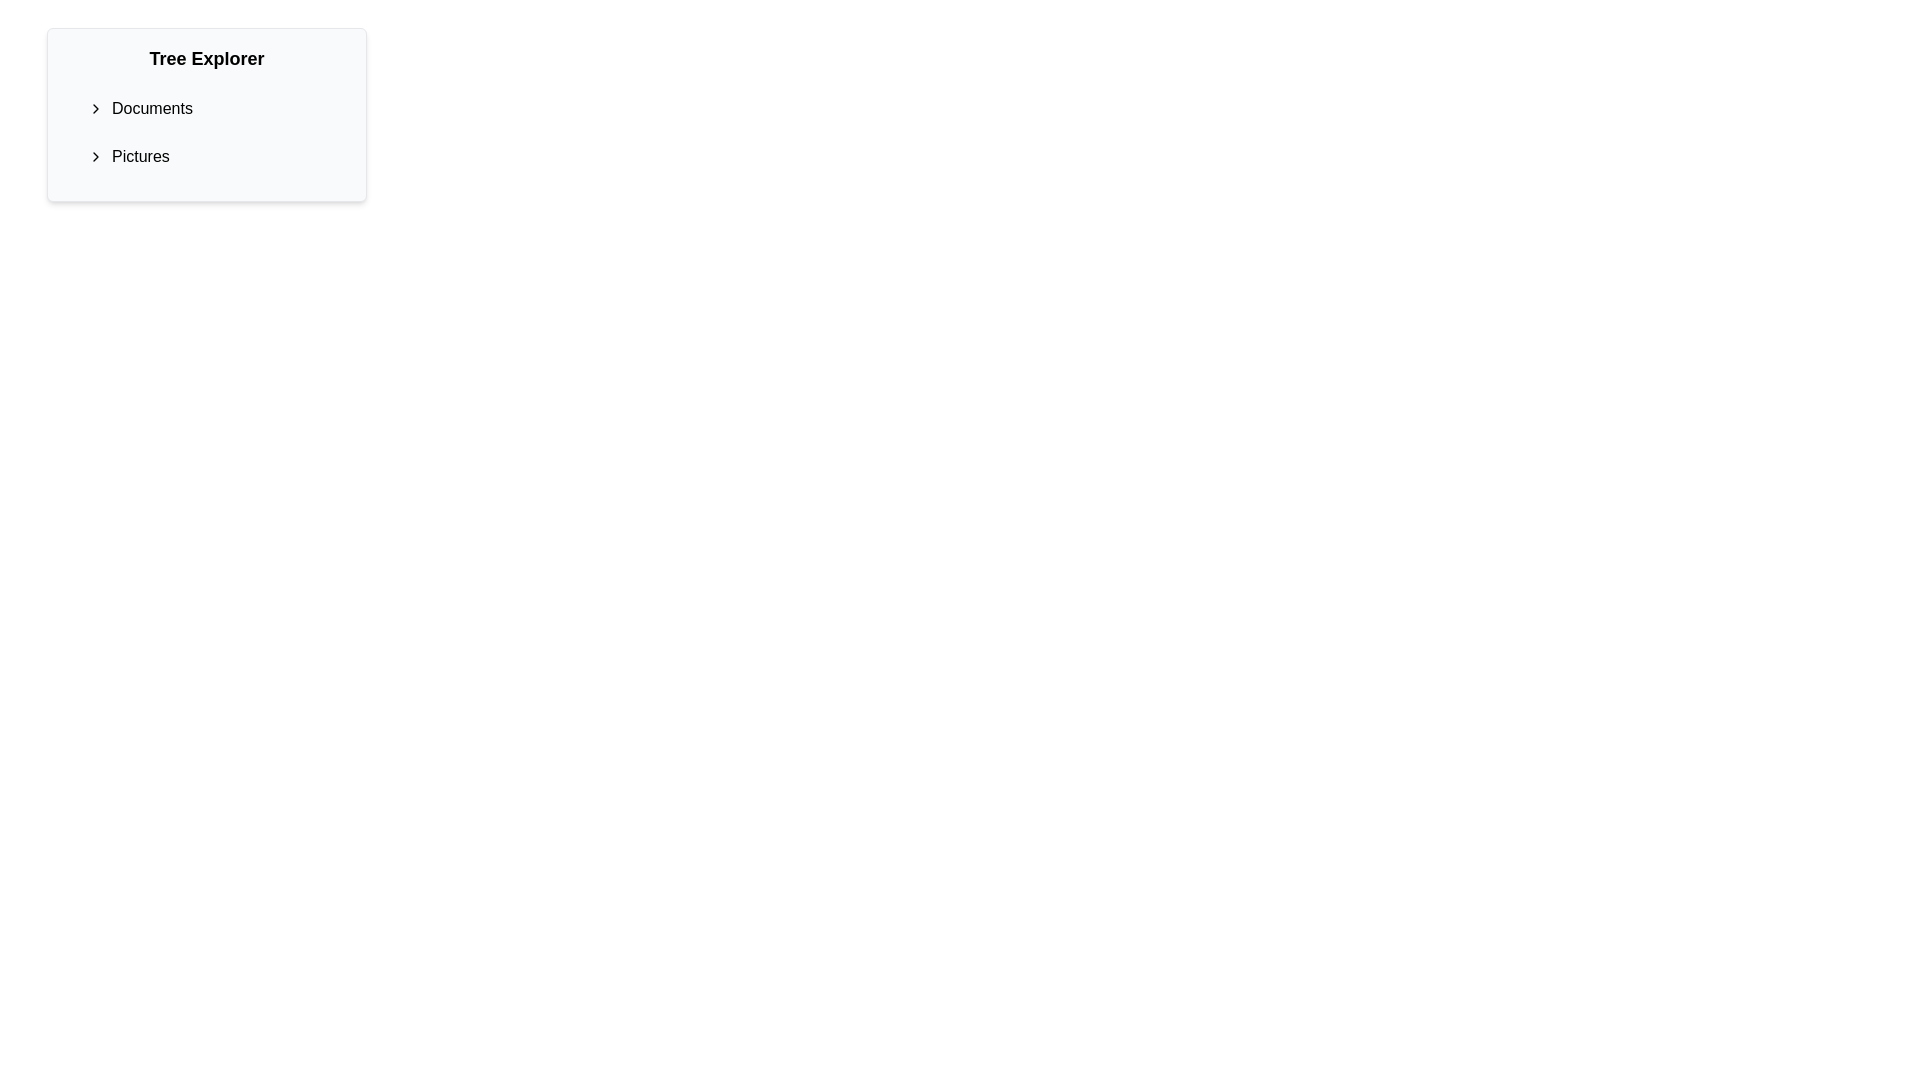  I want to click on the right-facing chevron icon next to the text 'Documents' in the Tree Explorer navigation panel, so click(95, 108).